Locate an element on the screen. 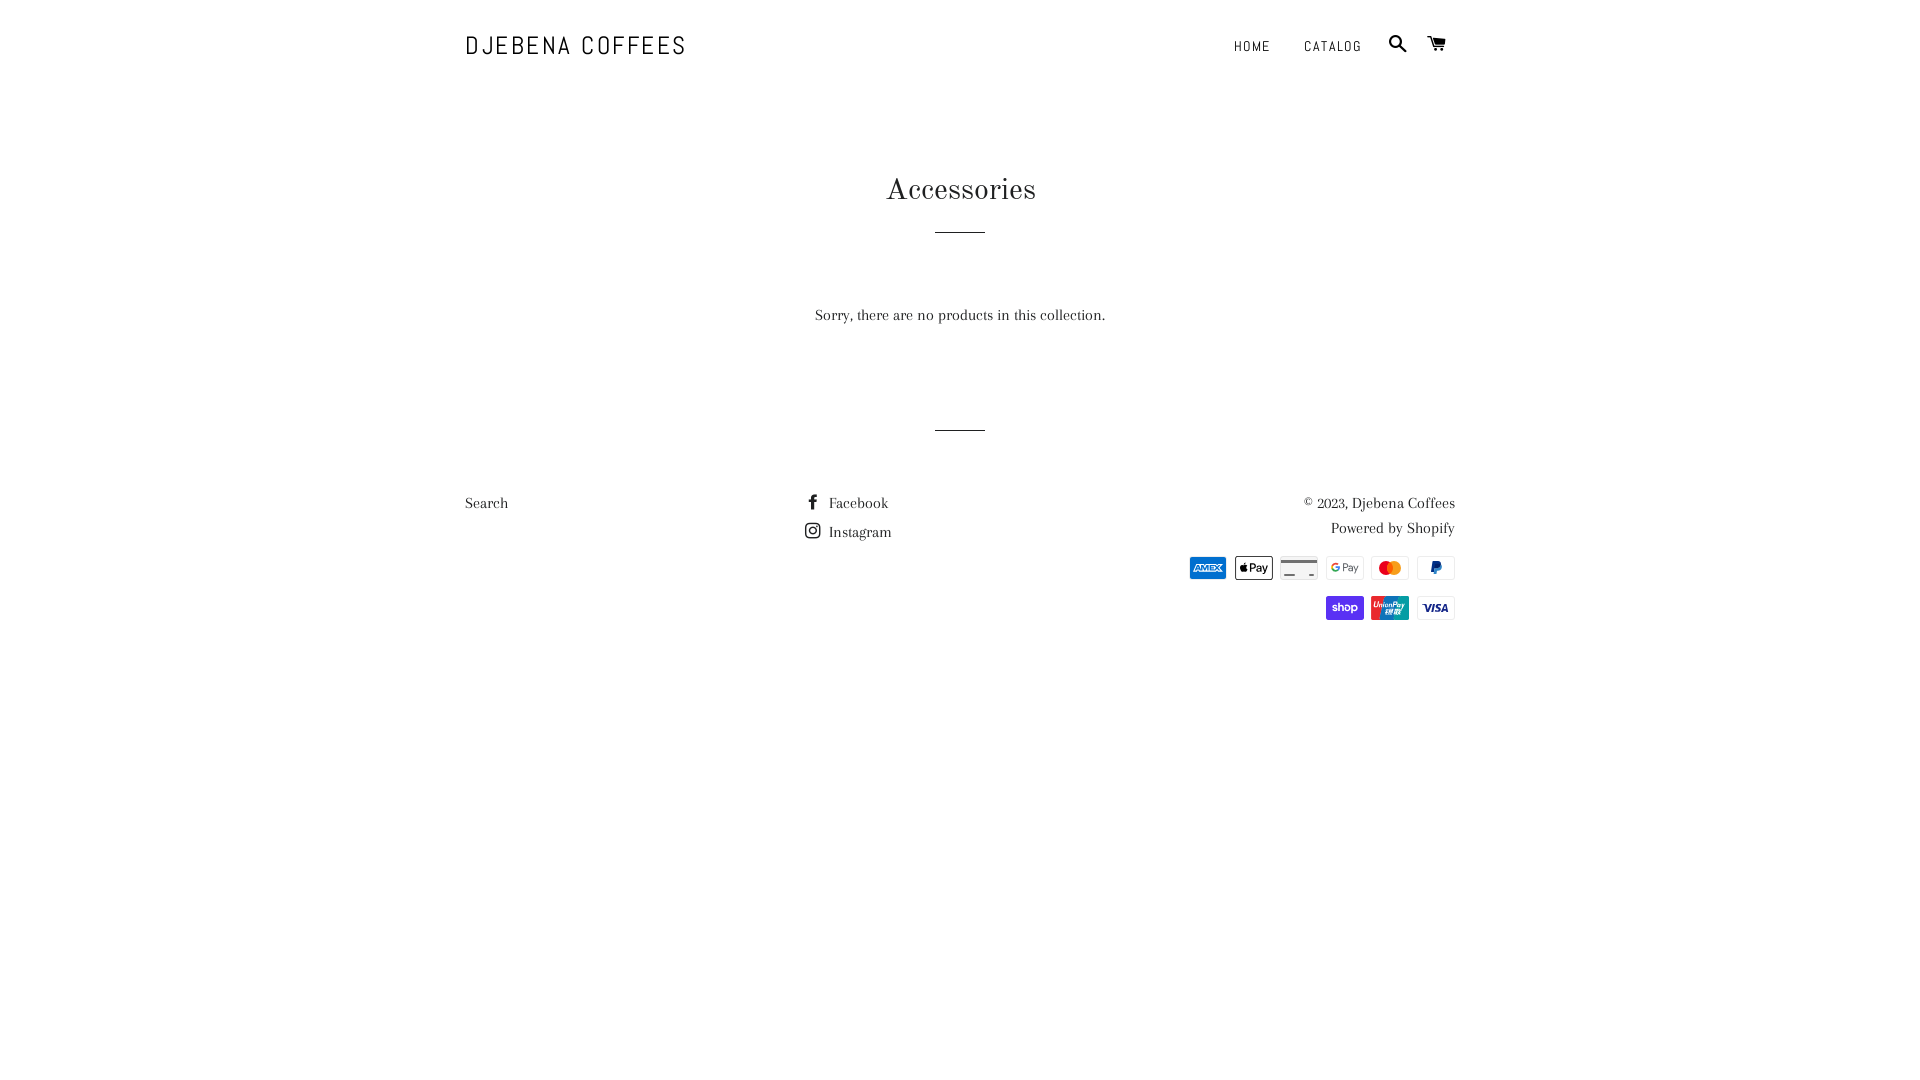 The image size is (1920, 1080). 'CATALOG' is located at coordinates (1332, 45).